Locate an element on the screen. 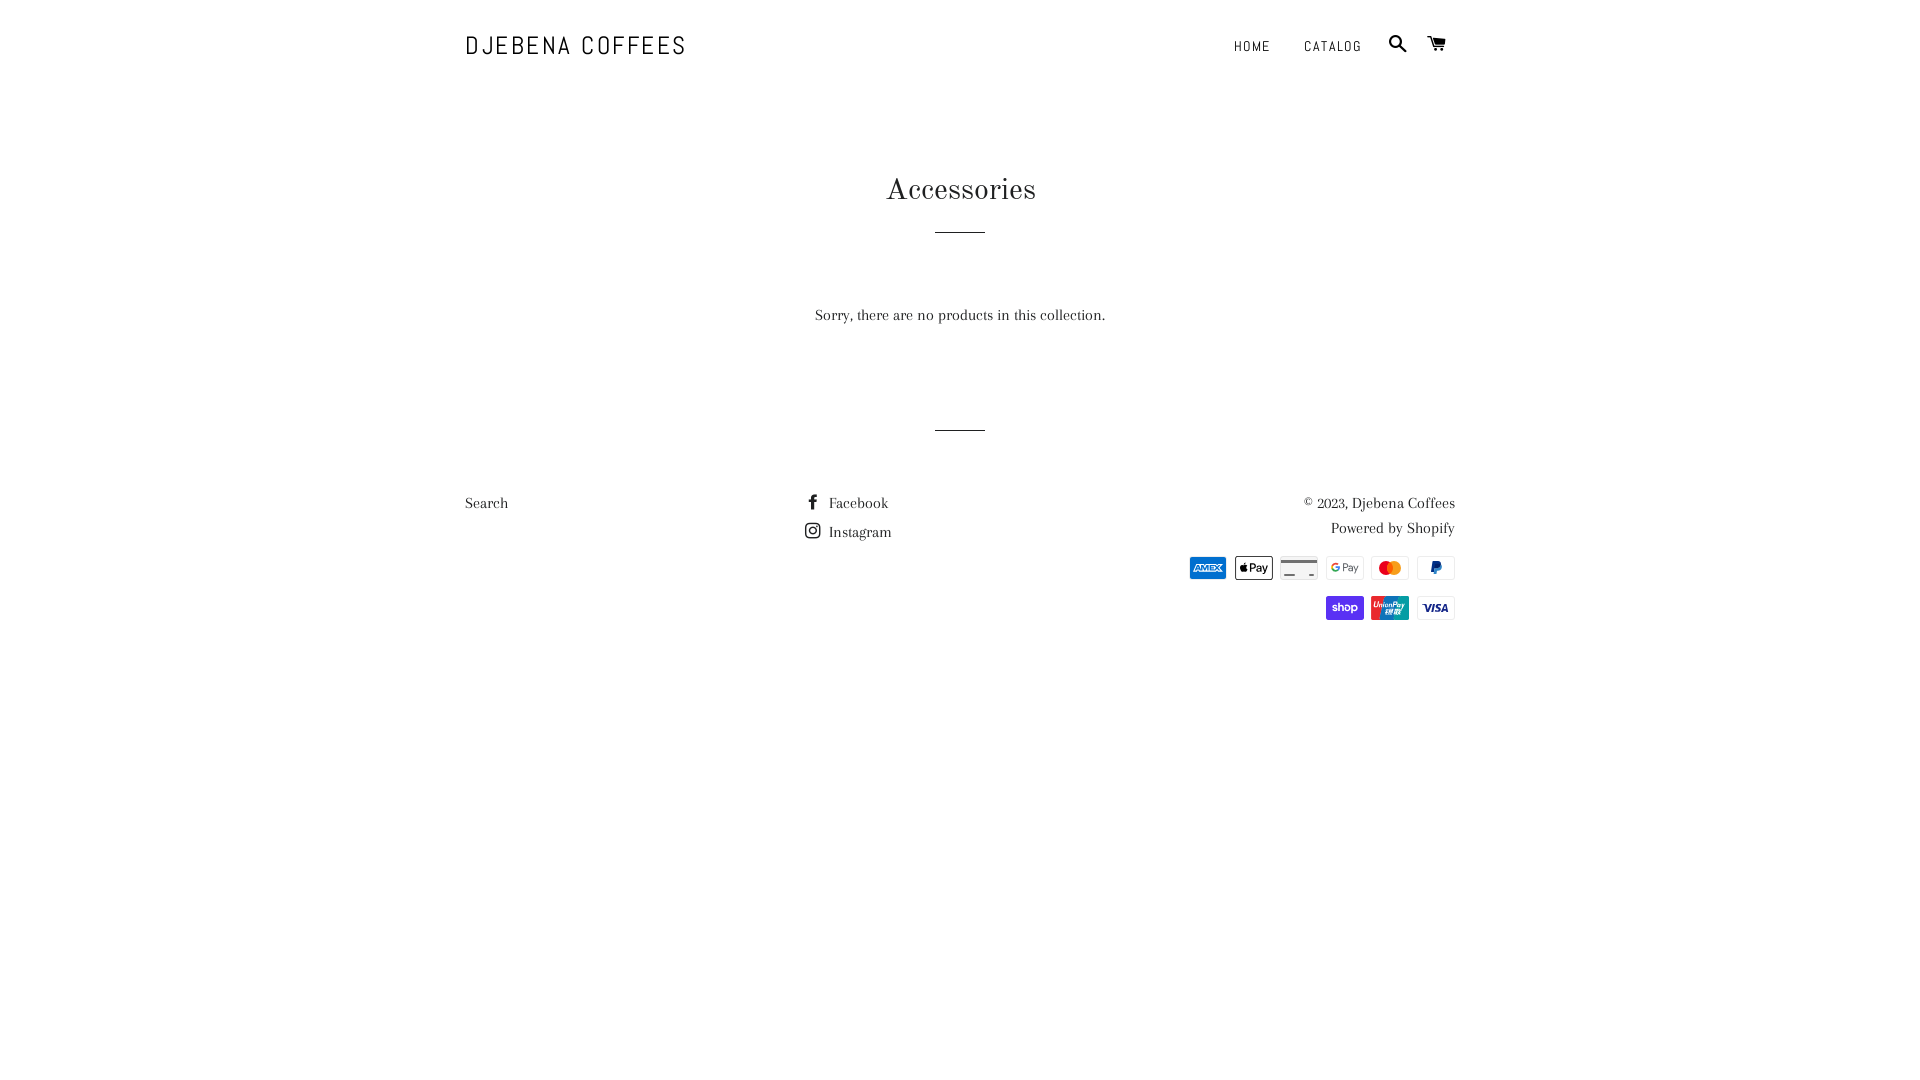 The image size is (1920, 1080). 'CATALOG' is located at coordinates (1332, 45).